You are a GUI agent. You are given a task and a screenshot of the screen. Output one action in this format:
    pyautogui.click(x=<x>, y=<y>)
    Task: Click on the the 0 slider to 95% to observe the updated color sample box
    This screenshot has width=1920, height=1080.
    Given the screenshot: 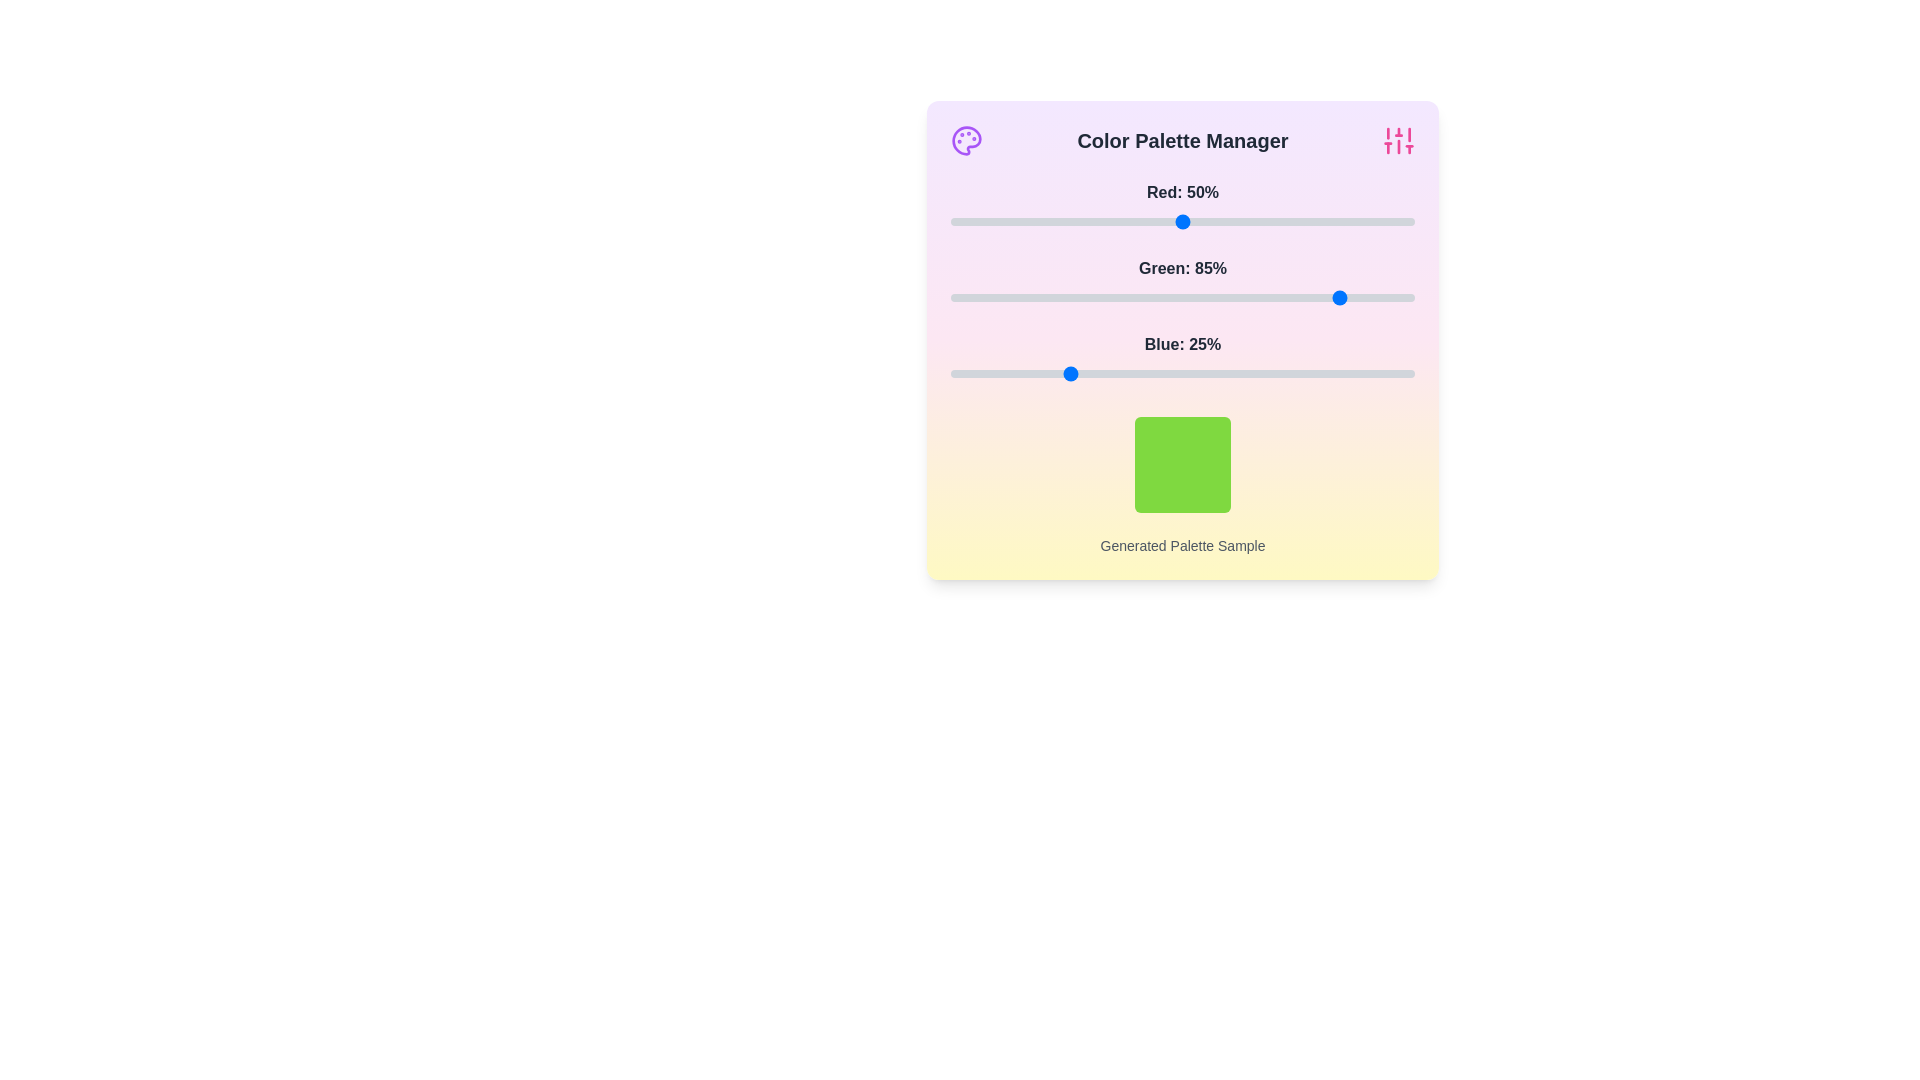 What is the action you would take?
    pyautogui.click(x=1390, y=222)
    